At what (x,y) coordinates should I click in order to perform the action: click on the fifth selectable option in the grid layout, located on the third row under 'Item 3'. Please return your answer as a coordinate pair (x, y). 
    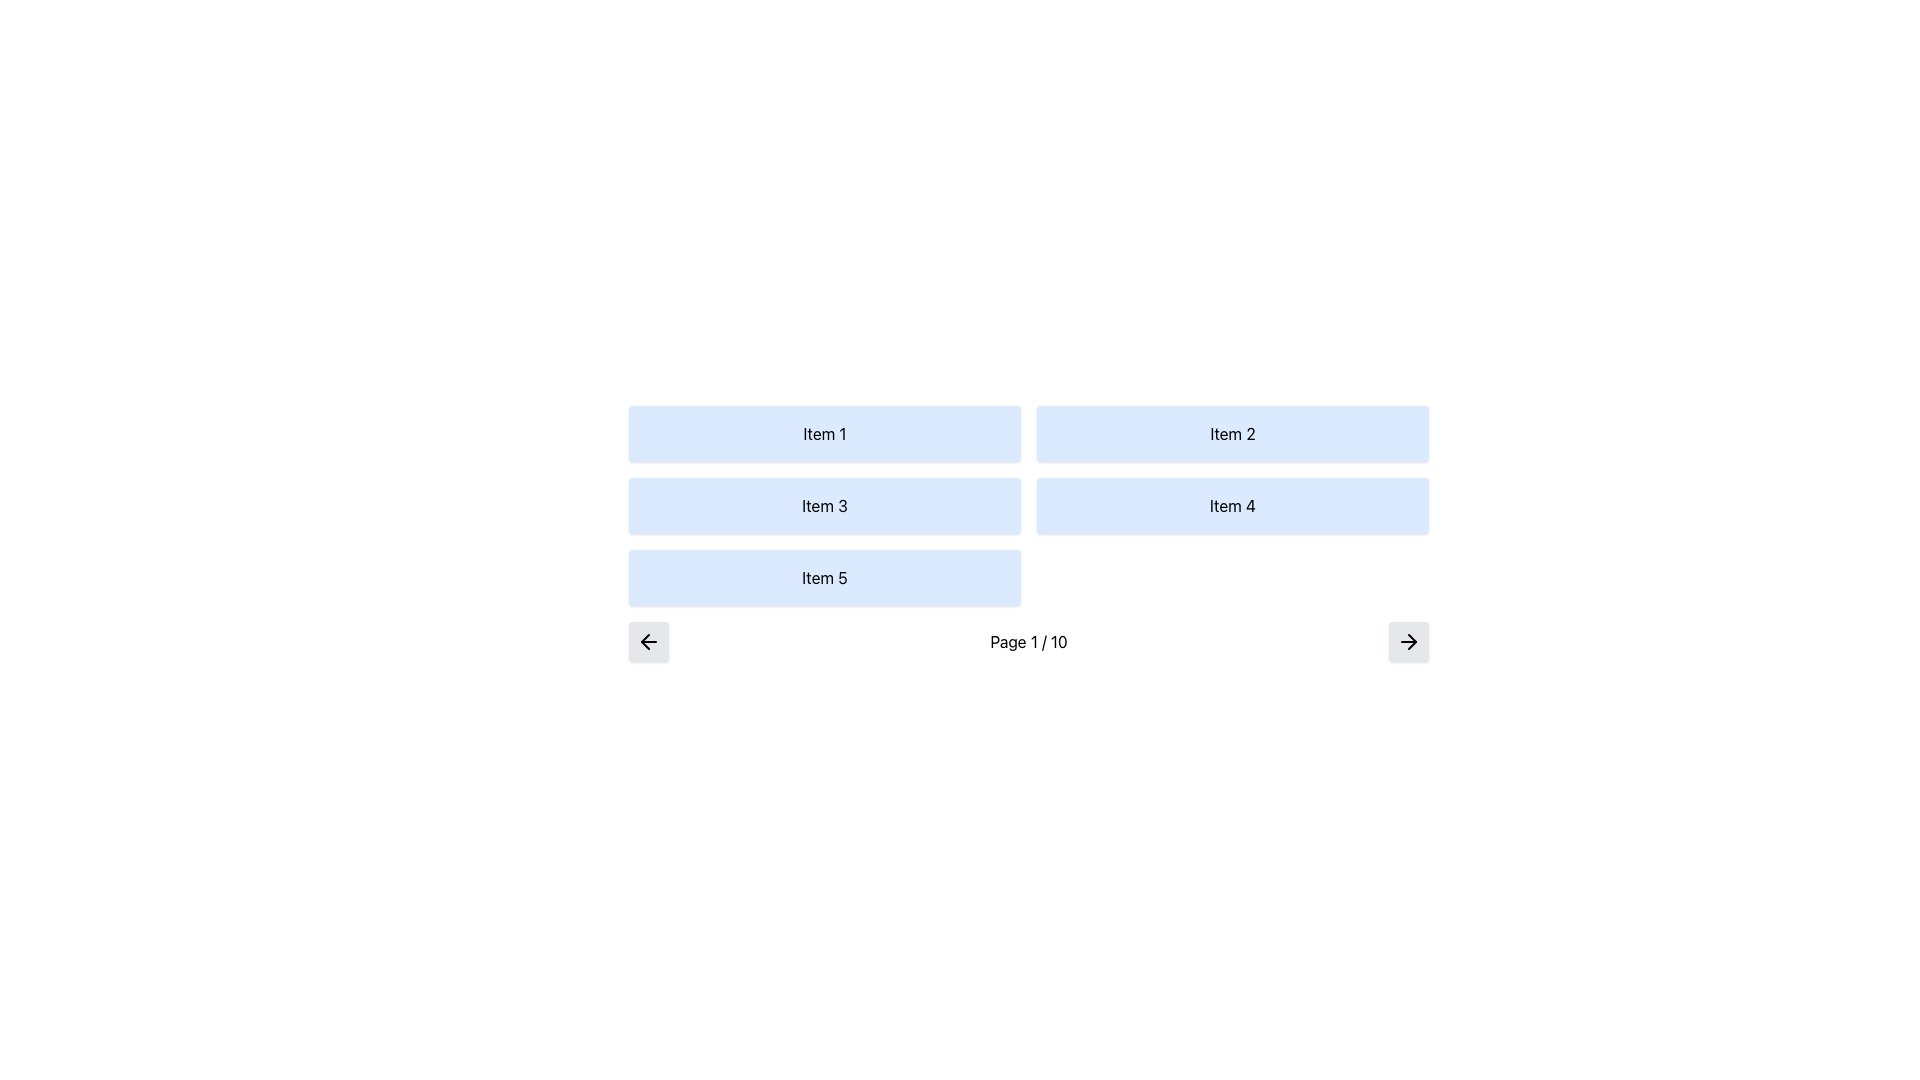
    Looking at the image, I should click on (825, 578).